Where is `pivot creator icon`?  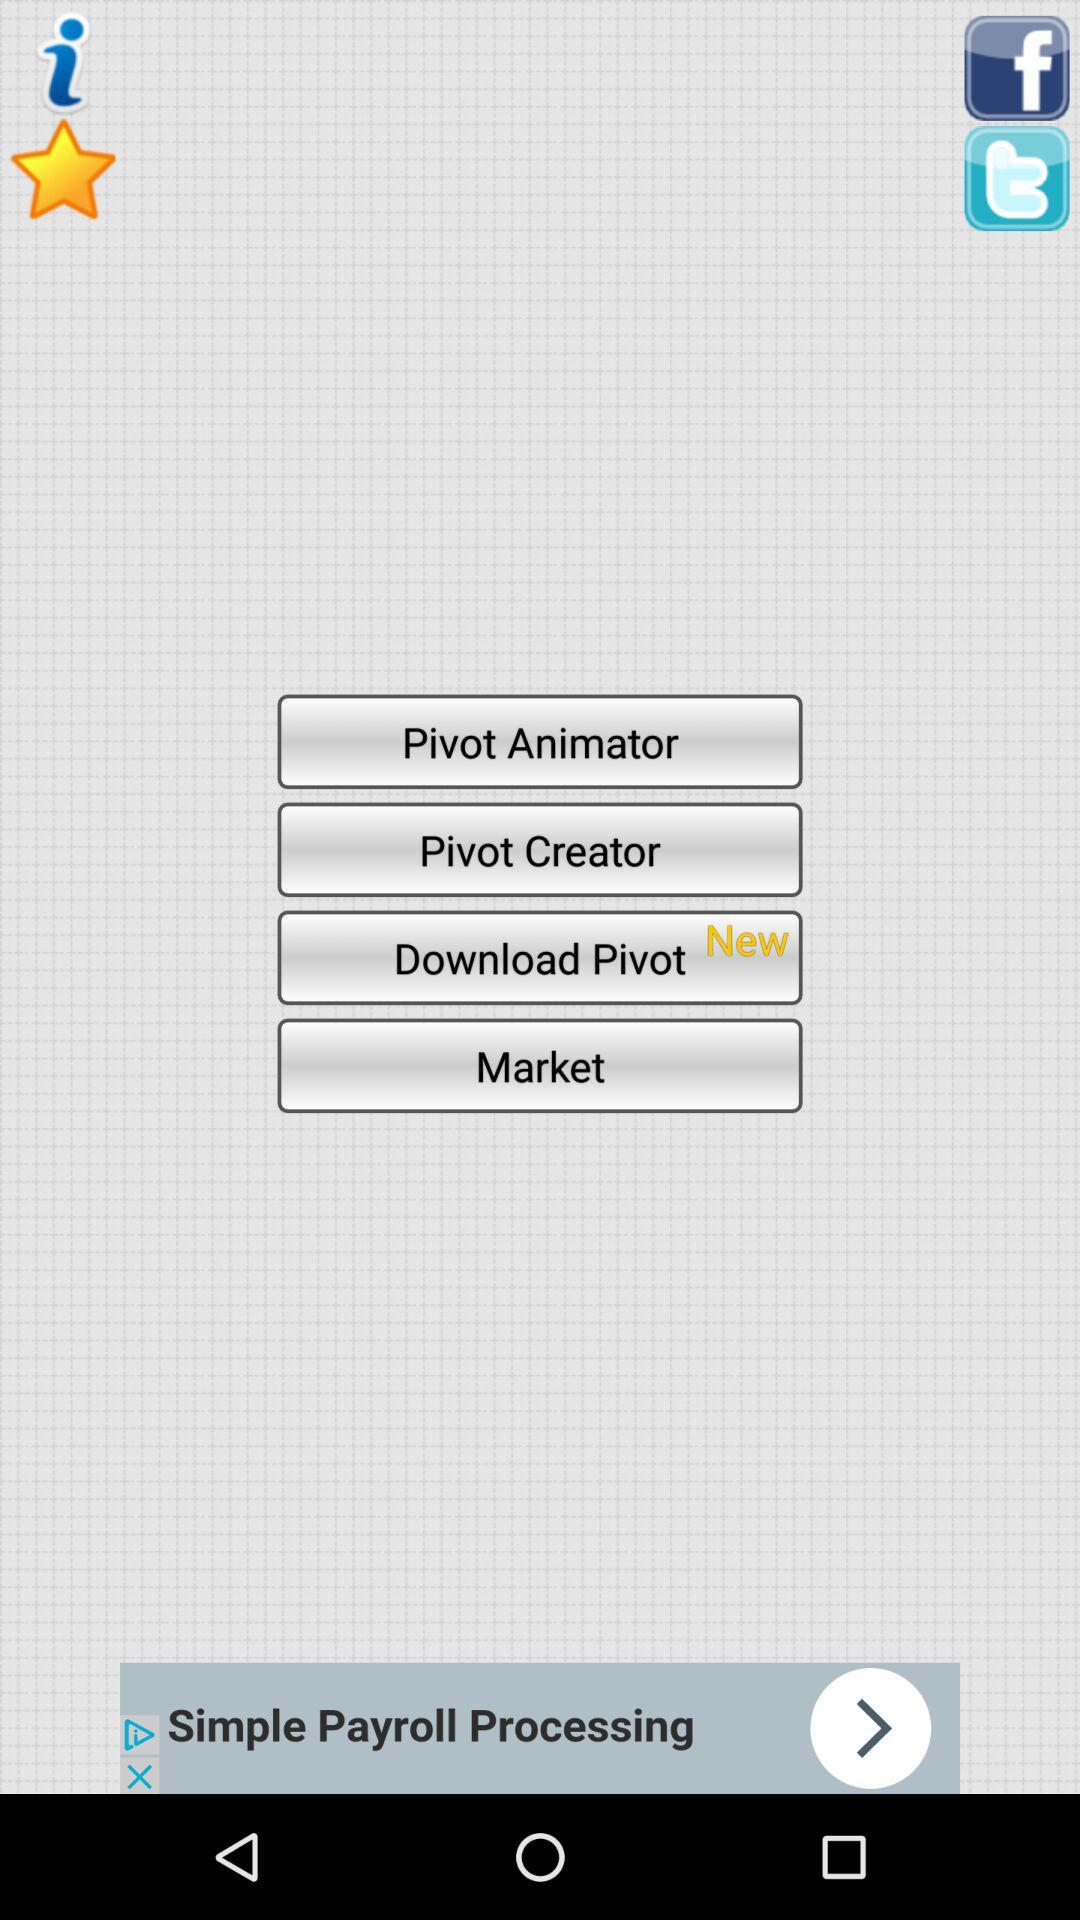
pivot creator icon is located at coordinates (540, 849).